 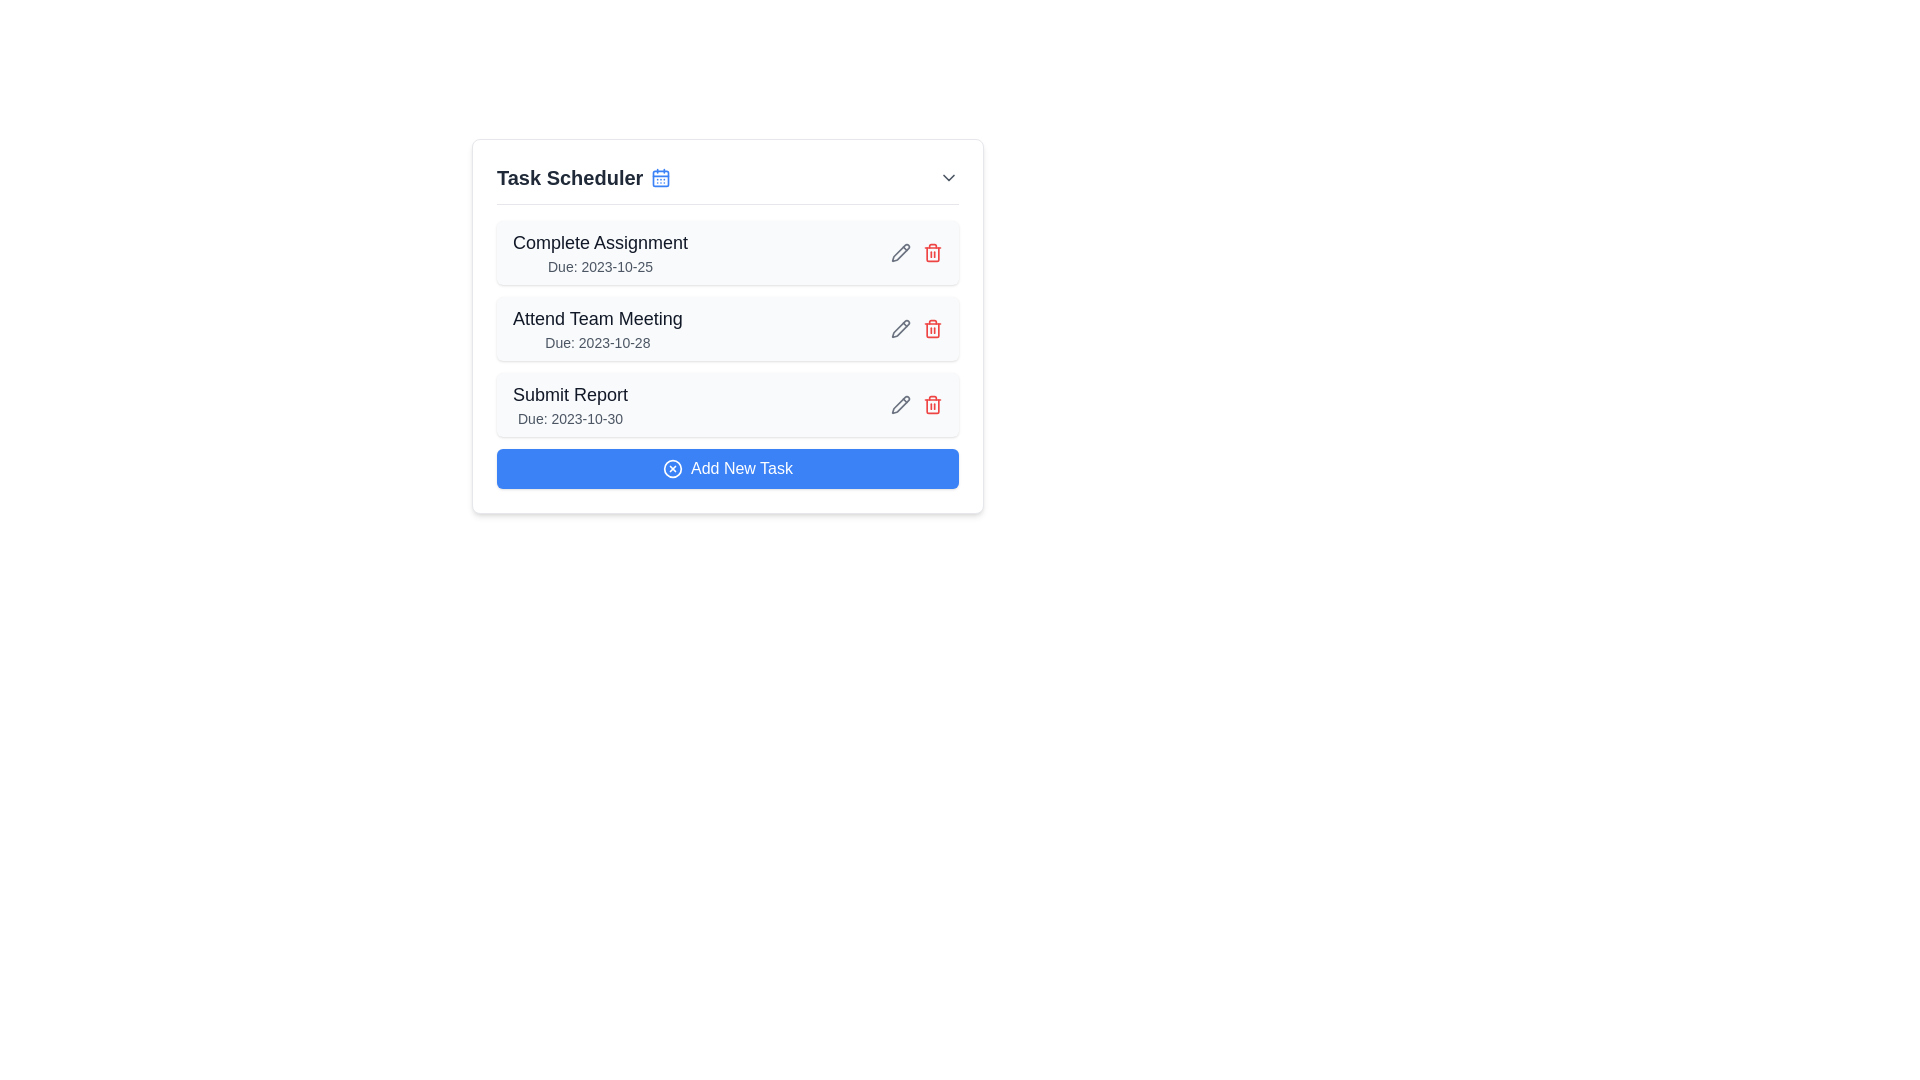 I want to click on the trash bin icon element, which is part of the task scheduler interface, located at the right end of the third task row labeled 'Submit Report', so click(x=931, y=405).